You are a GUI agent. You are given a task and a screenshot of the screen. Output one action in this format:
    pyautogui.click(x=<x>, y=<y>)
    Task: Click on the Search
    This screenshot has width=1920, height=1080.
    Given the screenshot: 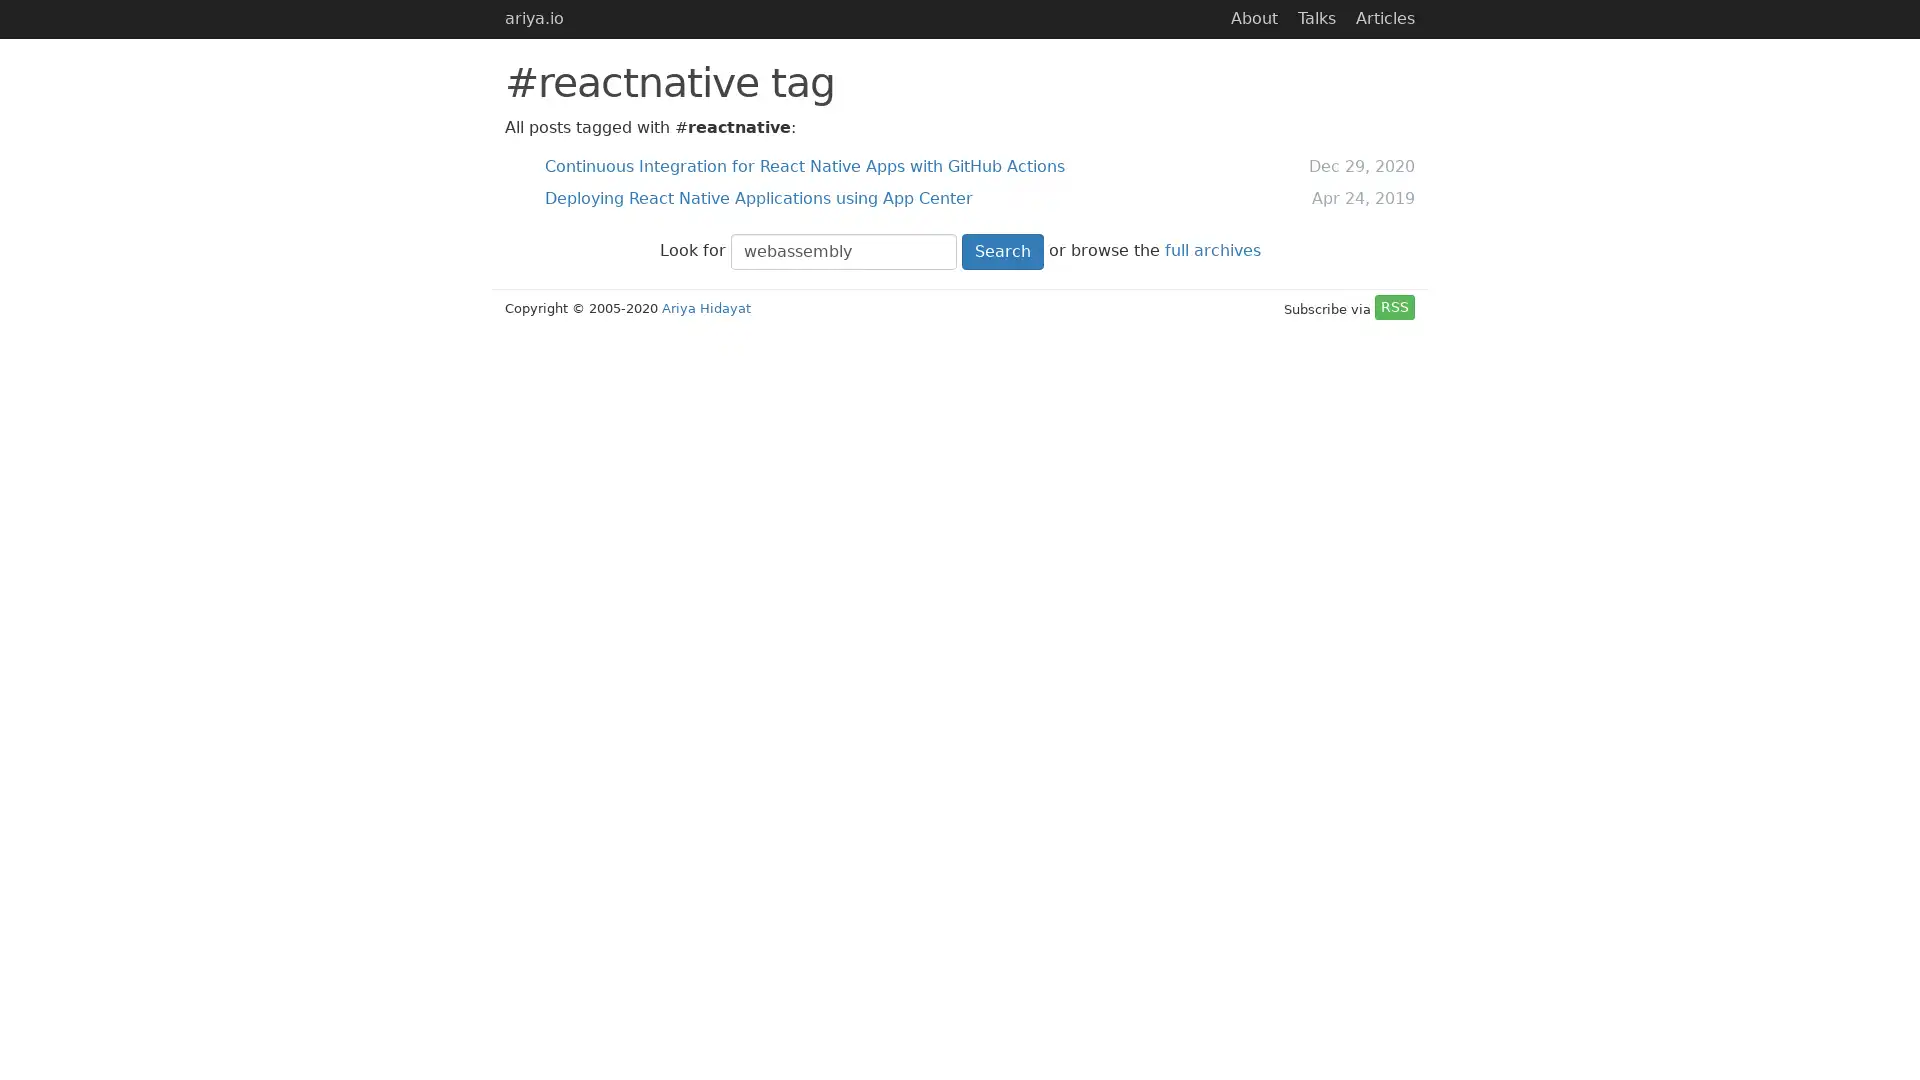 What is the action you would take?
    pyautogui.click(x=1002, y=250)
    